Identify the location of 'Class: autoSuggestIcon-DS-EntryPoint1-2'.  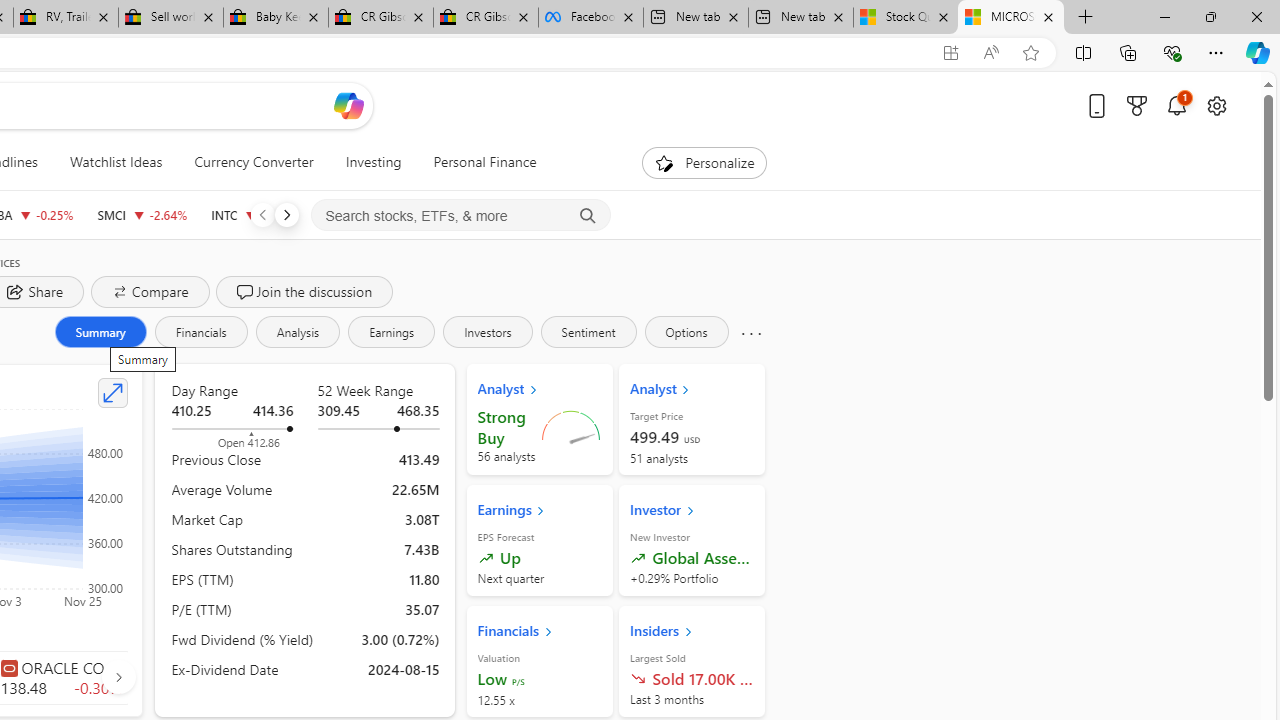
(8, 667).